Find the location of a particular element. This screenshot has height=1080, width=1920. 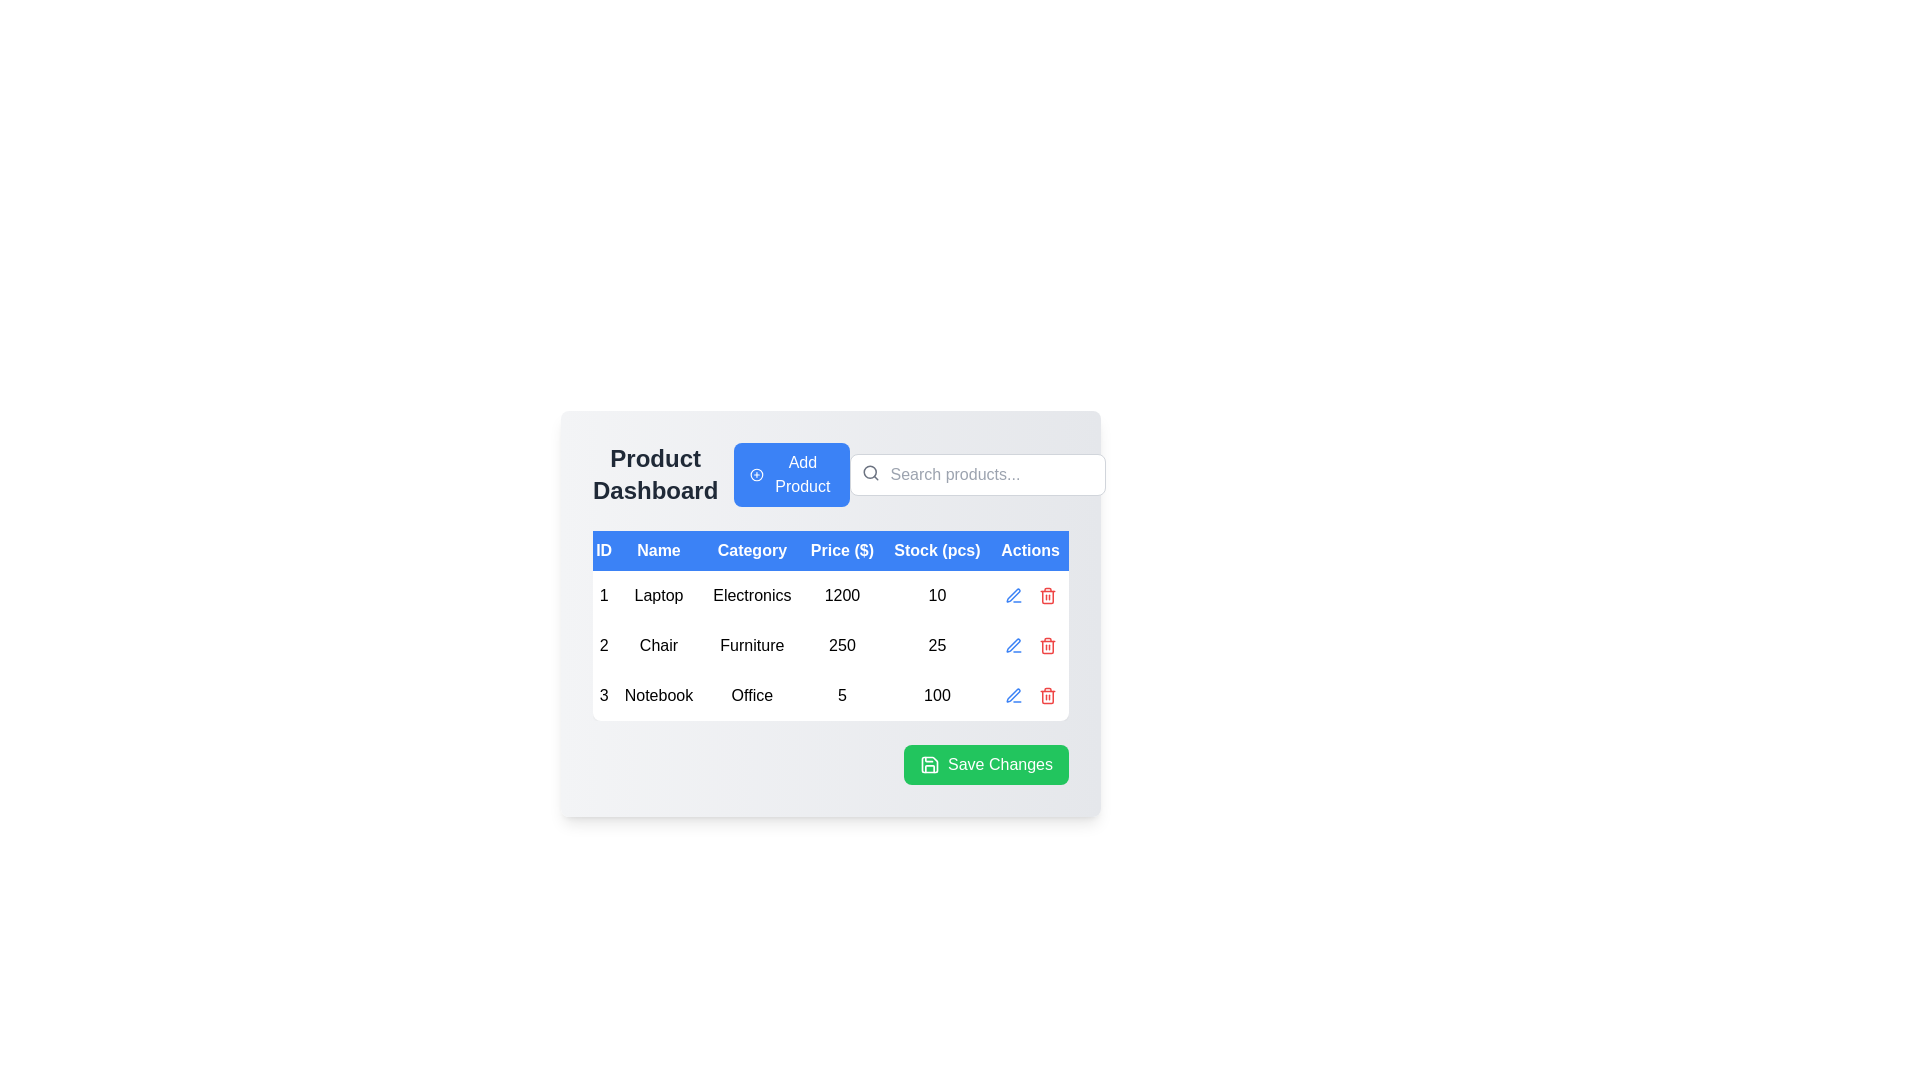

the 'Add Product' icon located at the upper-right corner of the 'Product Dashboard' interface, adjacent to the search bar, for interaction is located at coordinates (756, 474).